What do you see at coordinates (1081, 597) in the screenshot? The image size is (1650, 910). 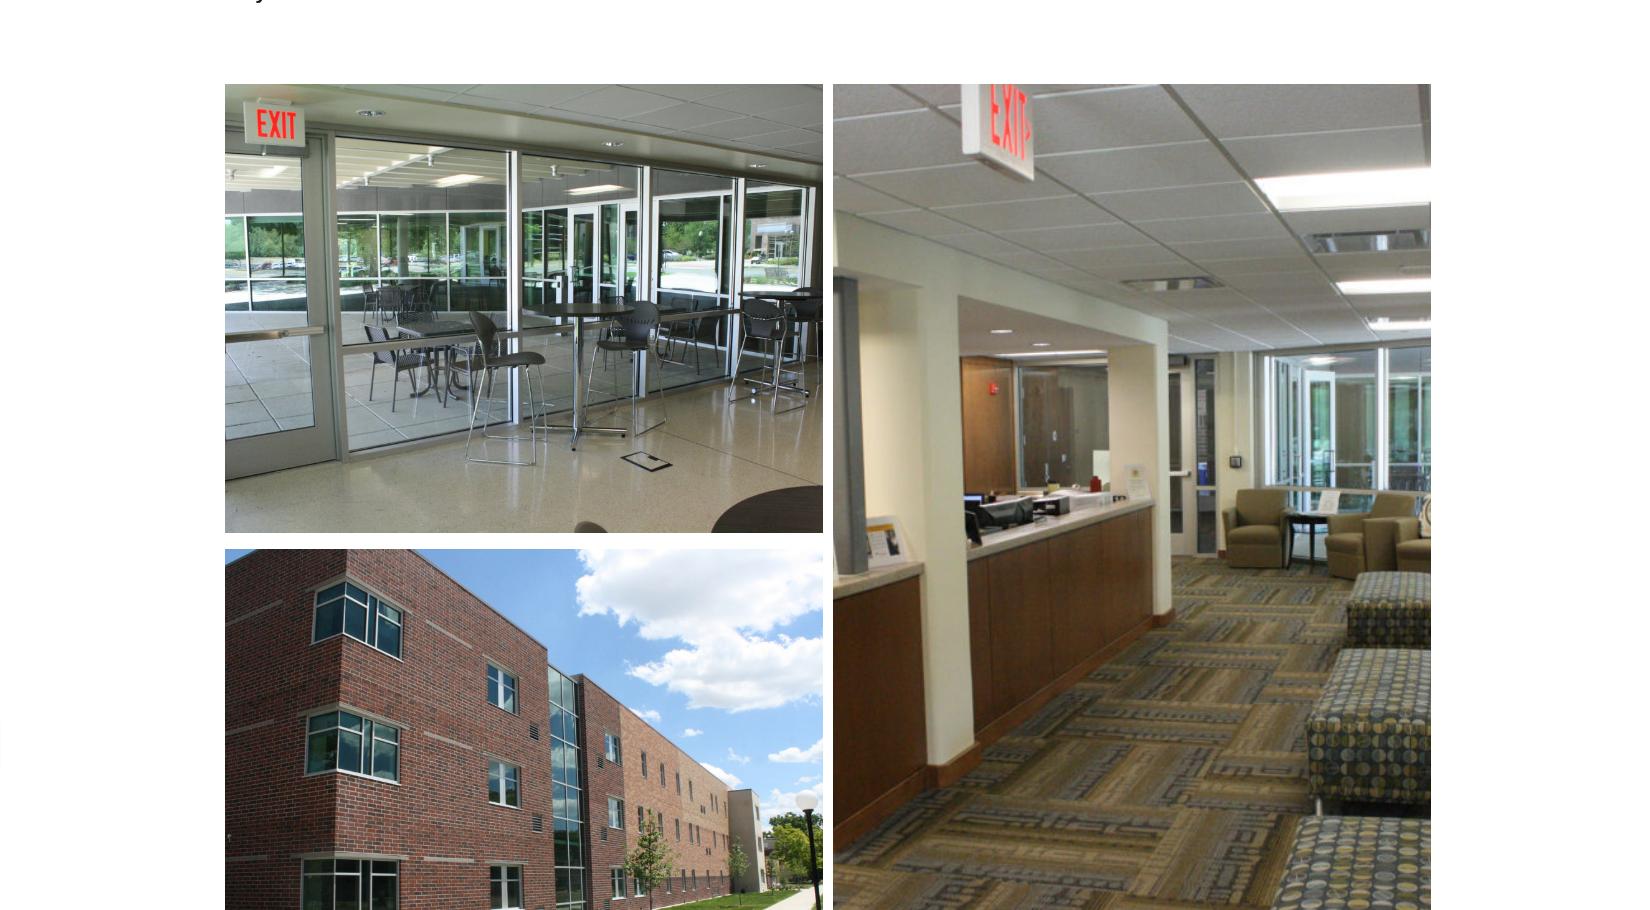 I see `'Contact'` at bounding box center [1081, 597].